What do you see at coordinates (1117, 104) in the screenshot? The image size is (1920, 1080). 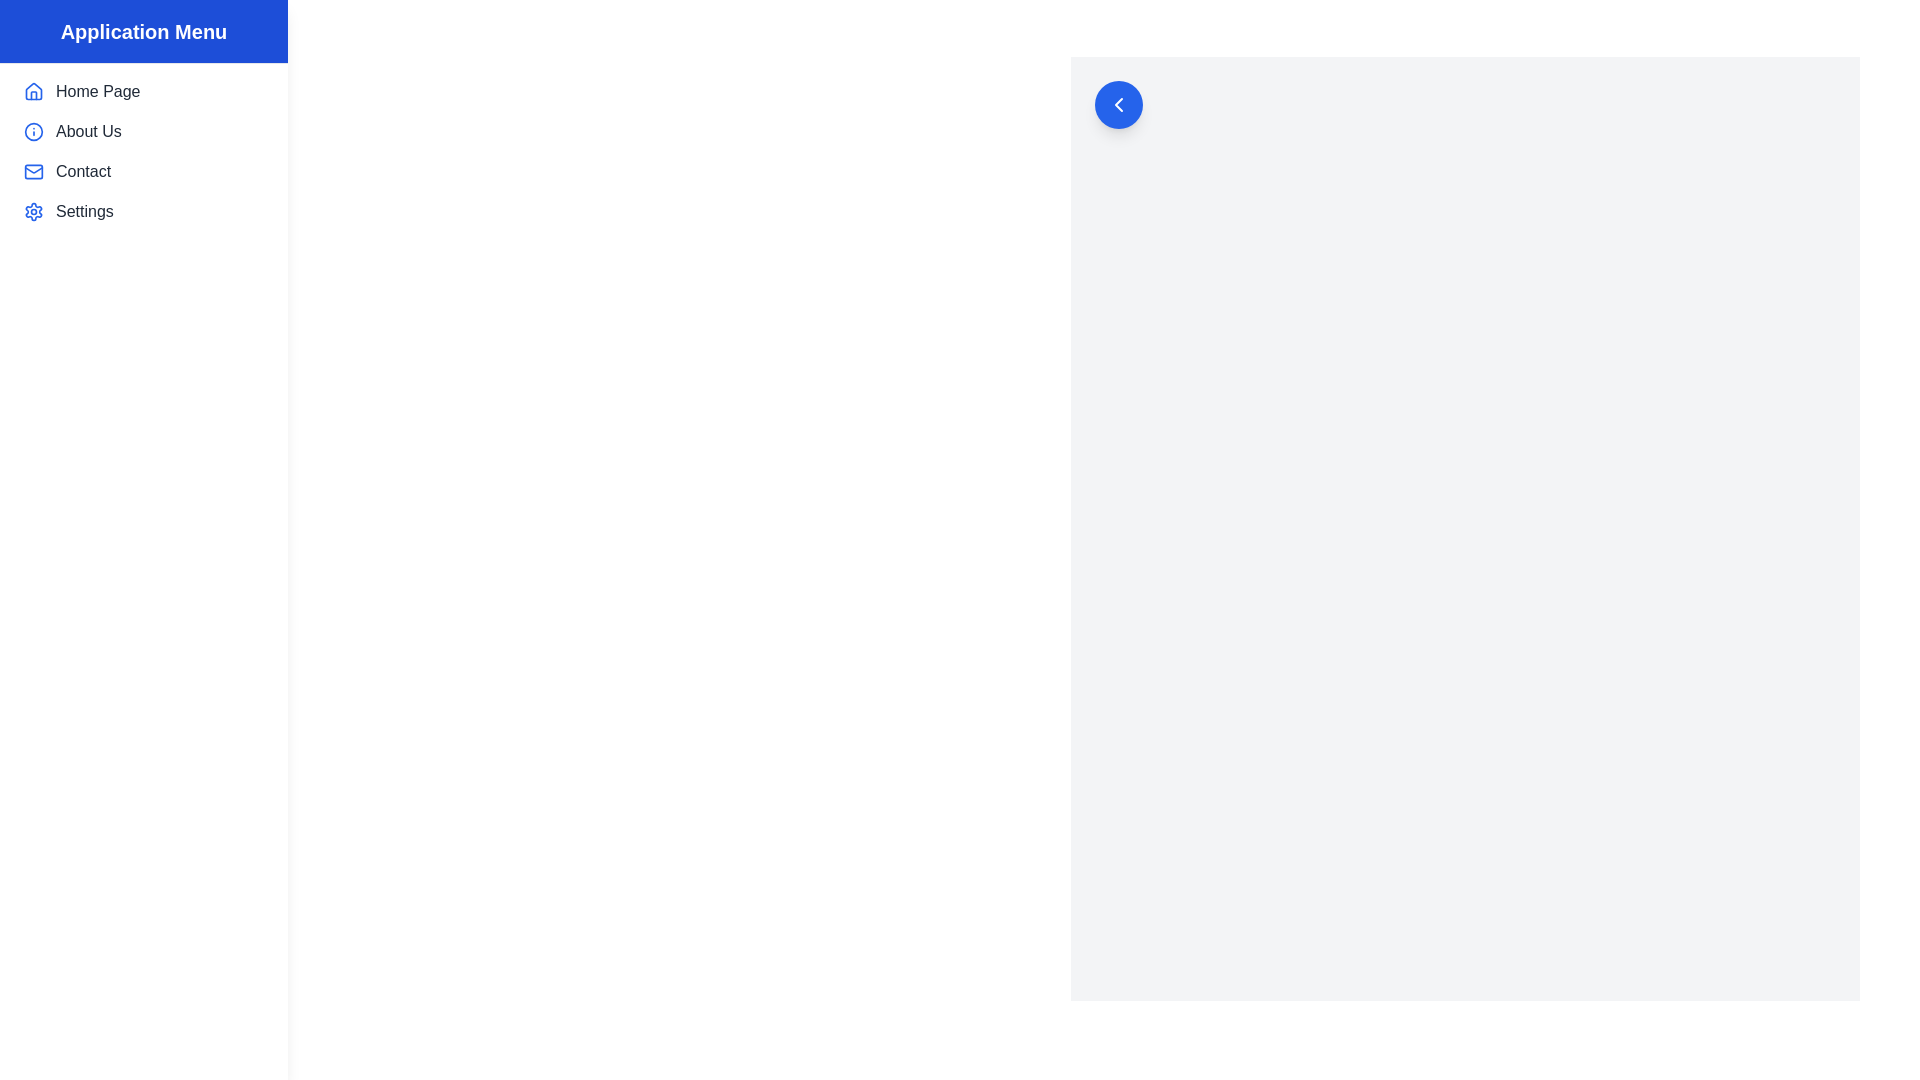 I see `the circular button with a blue background and a white left-facing chevron icon in the top-left corner` at bounding box center [1117, 104].